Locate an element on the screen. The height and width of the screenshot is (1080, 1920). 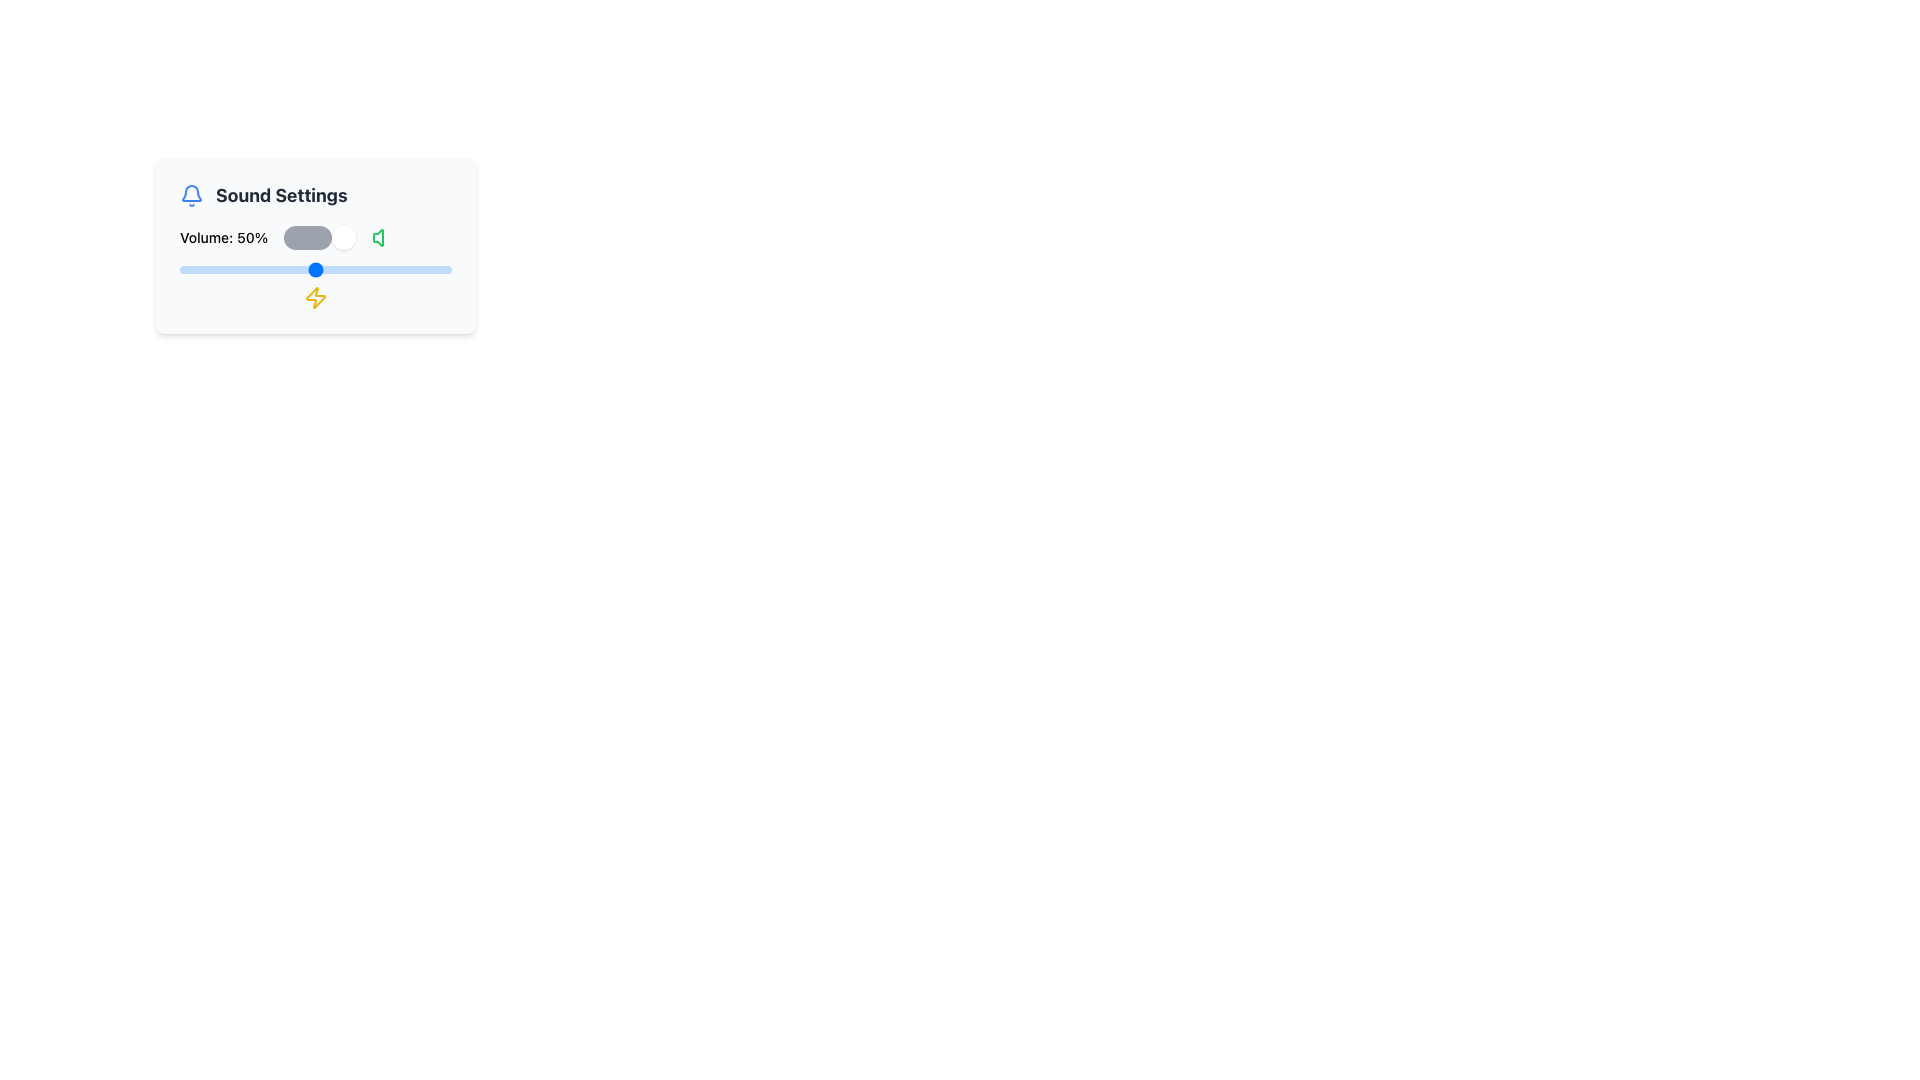
the volume is located at coordinates (351, 270).